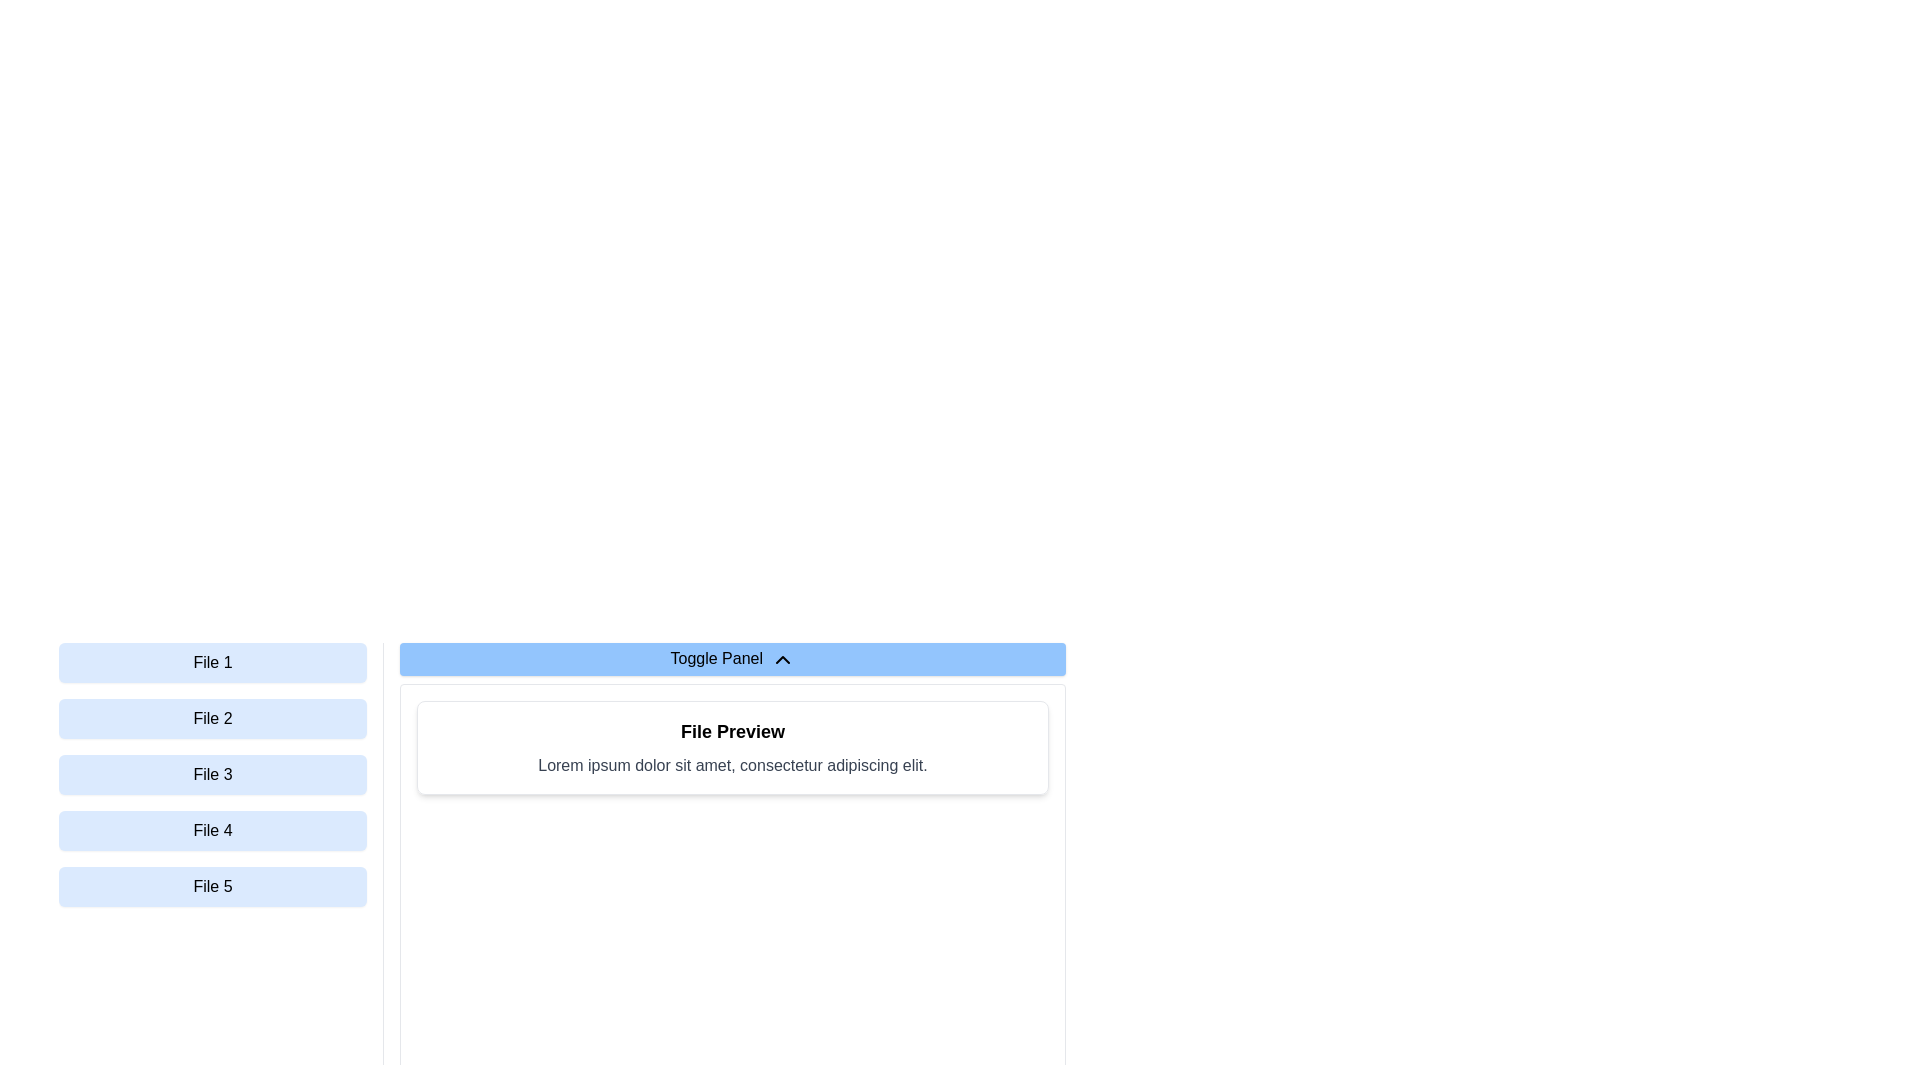 Image resolution: width=1920 pixels, height=1080 pixels. What do you see at coordinates (212, 774) in the screenshot?
I see `the light blue rectangular button labeled 'File 3'` at bounding box center [212, 774].